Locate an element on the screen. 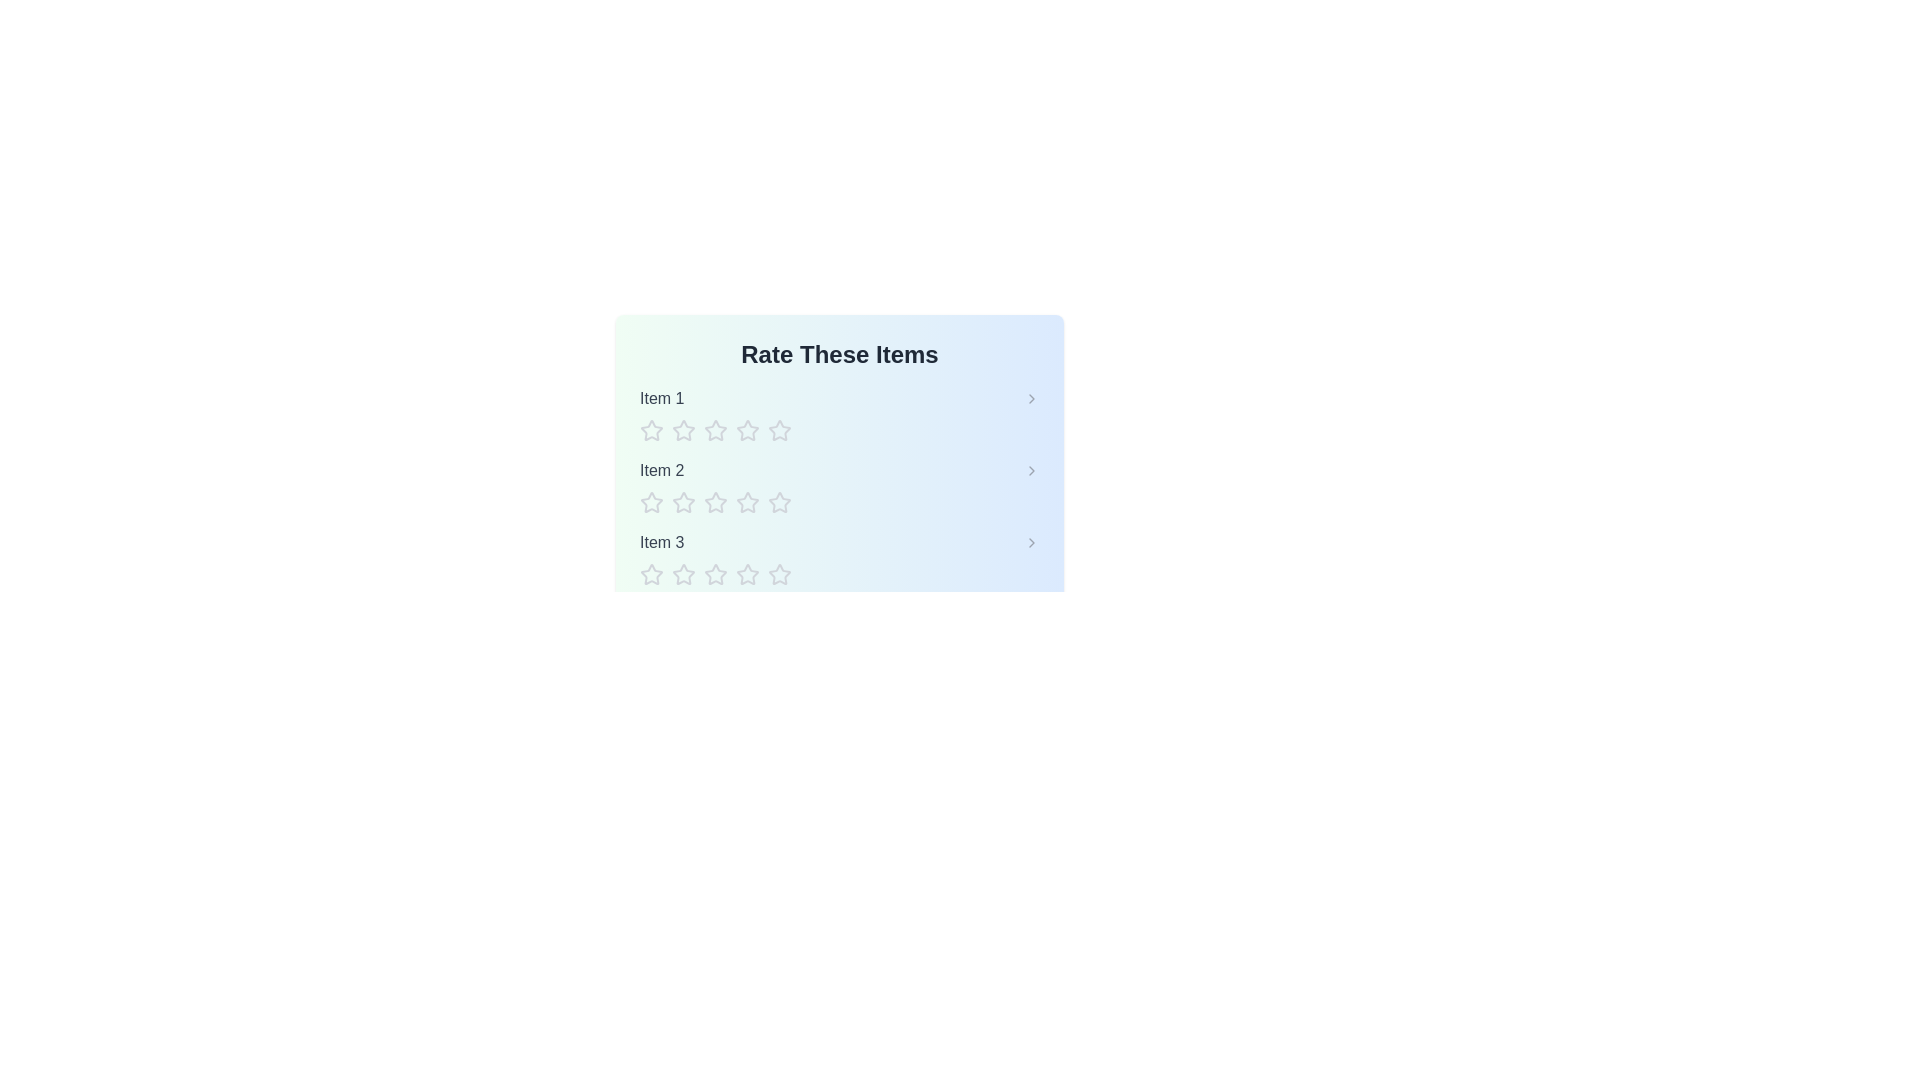 The width and height of the screenshot is (1920, 1080). the star corresponding to the rating 2 for item Item 1 is located at coordinates (684, 430).